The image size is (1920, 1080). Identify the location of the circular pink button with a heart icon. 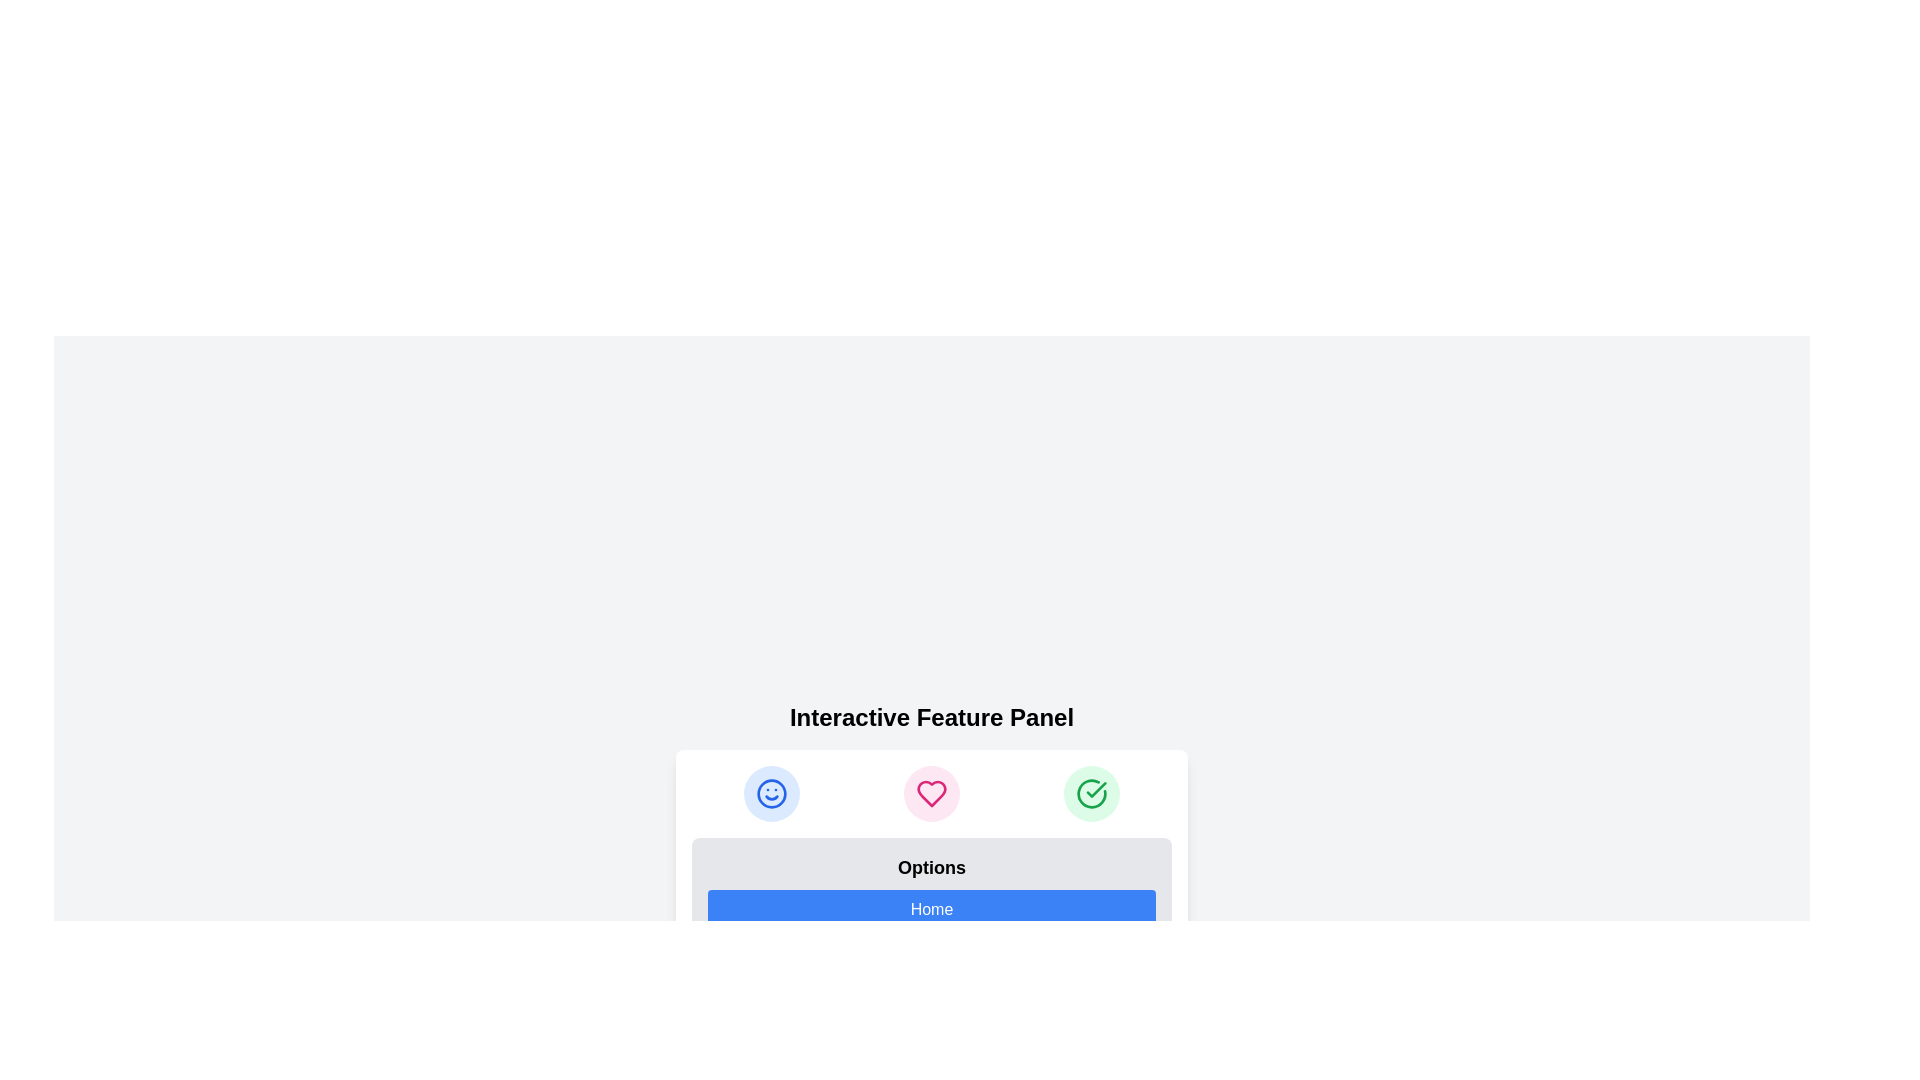
(930, 793).